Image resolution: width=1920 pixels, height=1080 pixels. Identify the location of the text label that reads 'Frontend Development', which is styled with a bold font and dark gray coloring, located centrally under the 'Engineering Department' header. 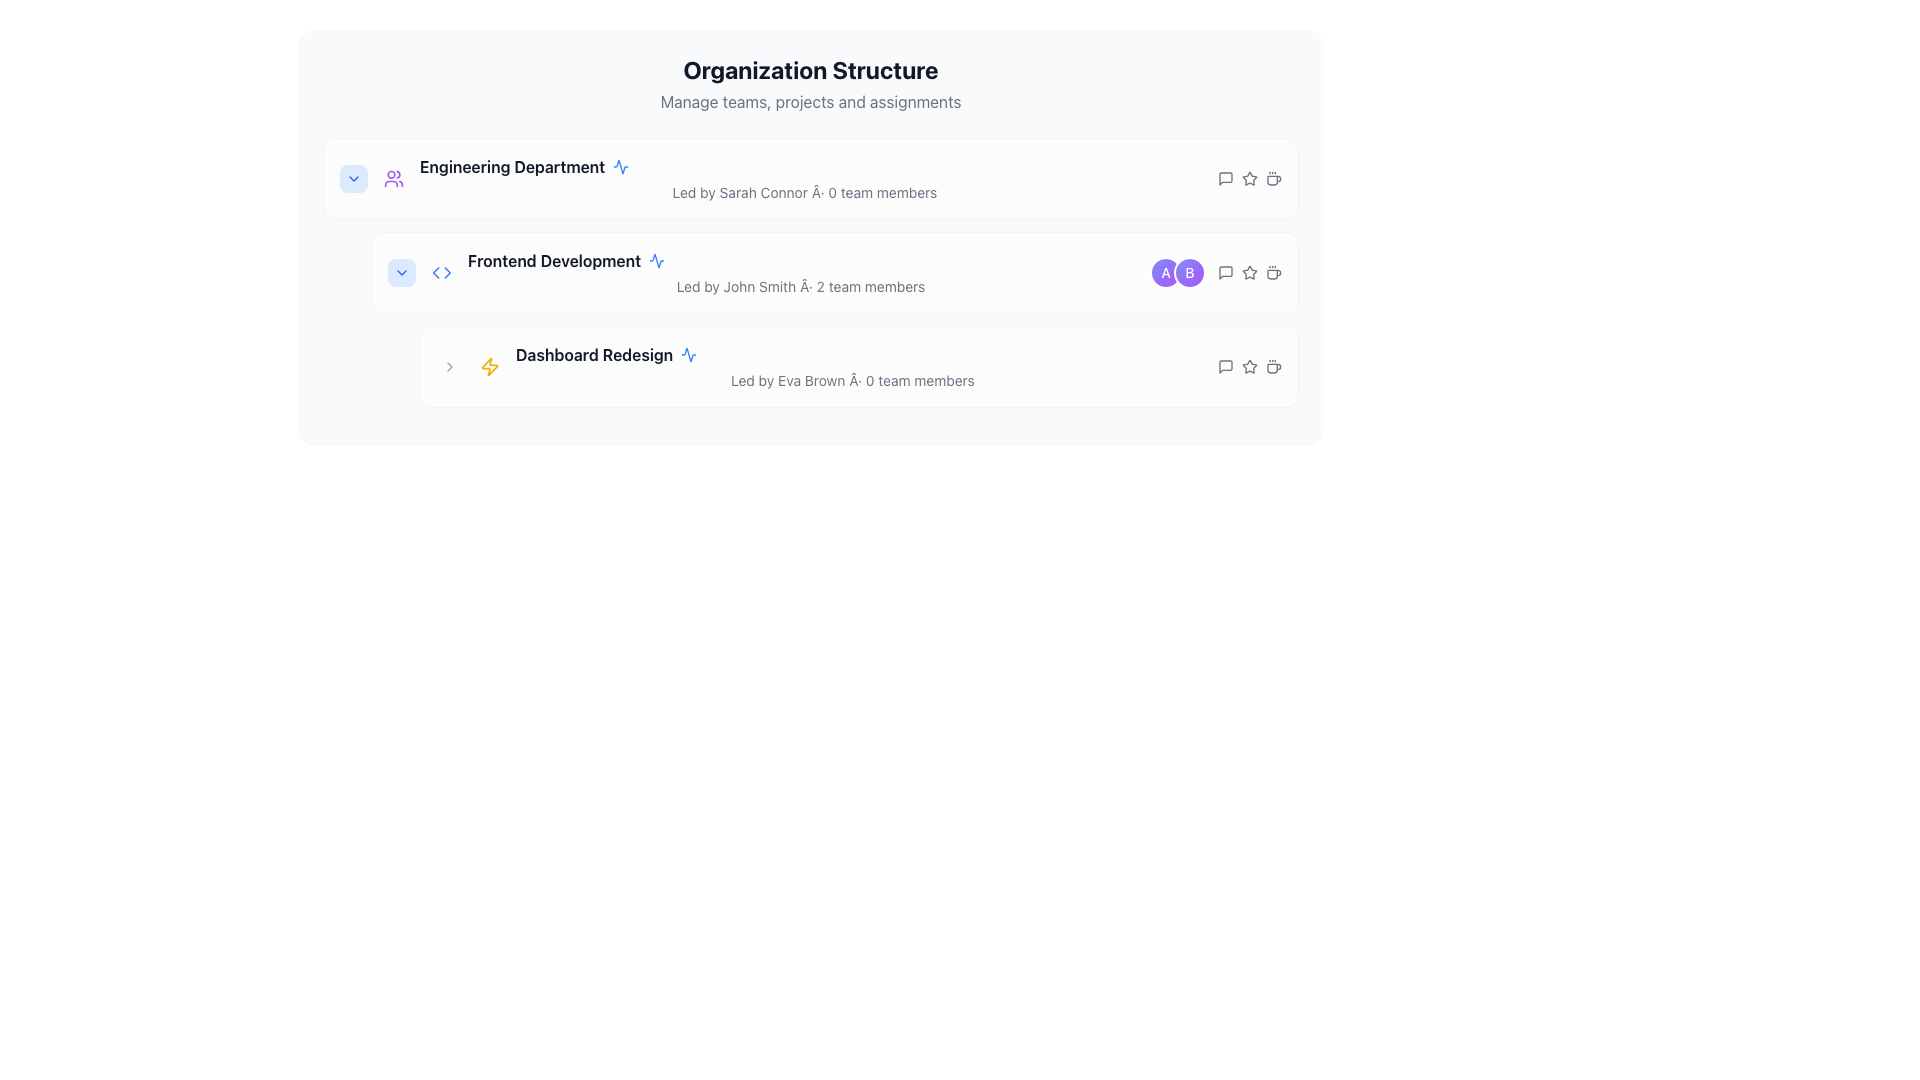
(554, 260).